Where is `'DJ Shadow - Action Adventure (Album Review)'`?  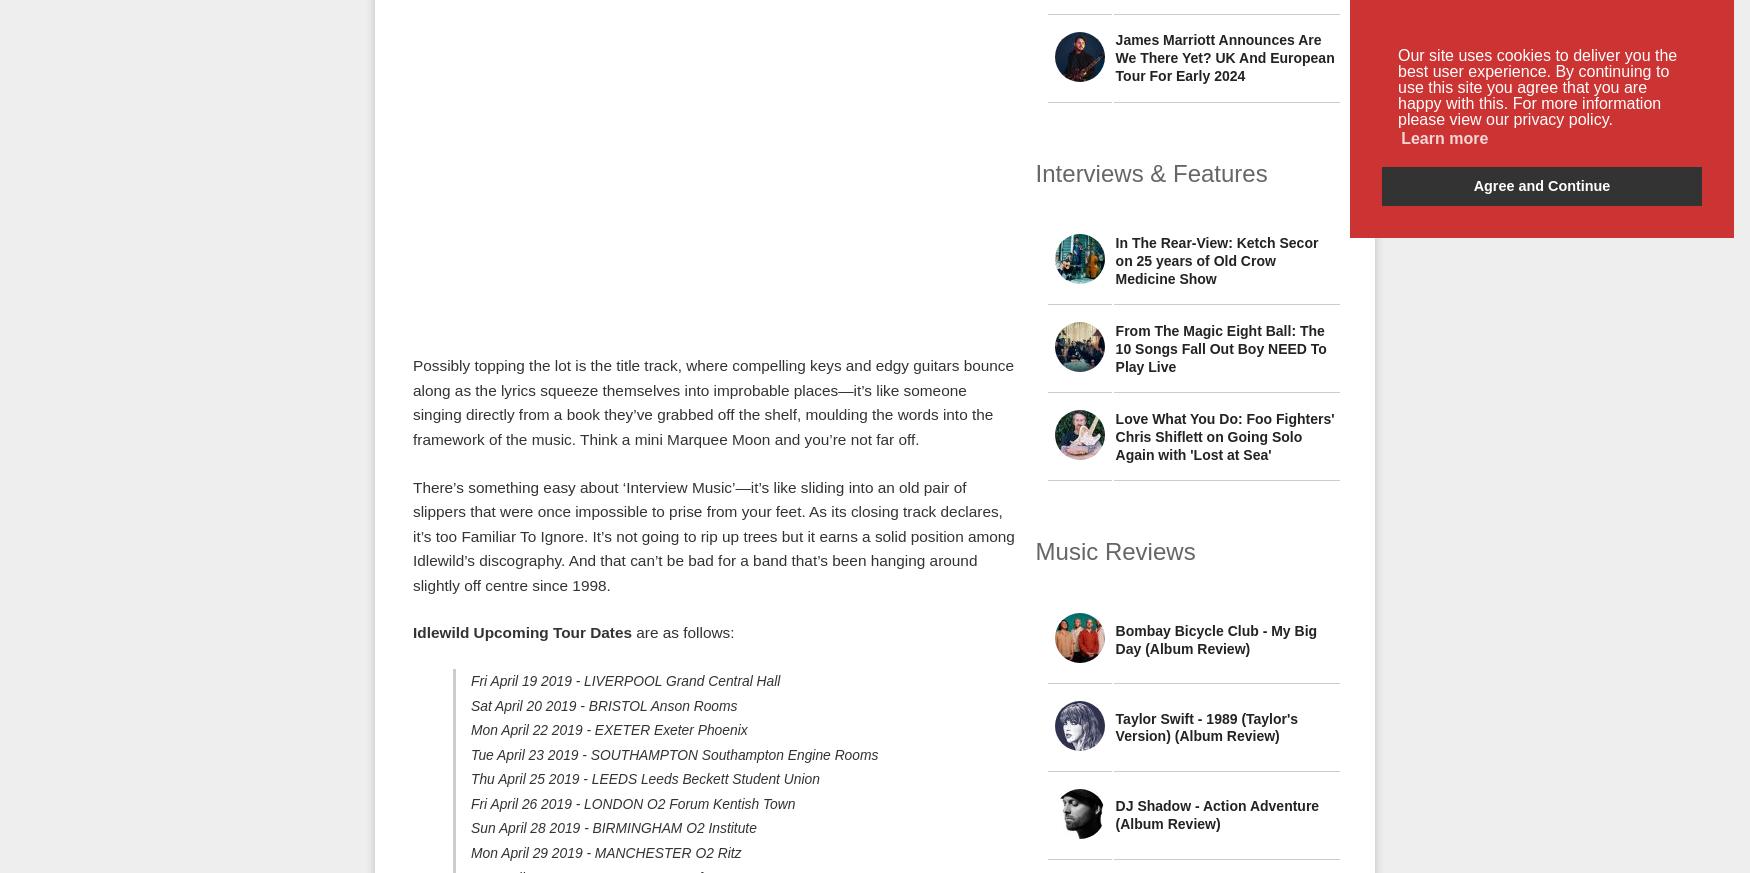 'DJ Shadow - Action Adventure (Album Review)' is located at coordinates (1216, 815).